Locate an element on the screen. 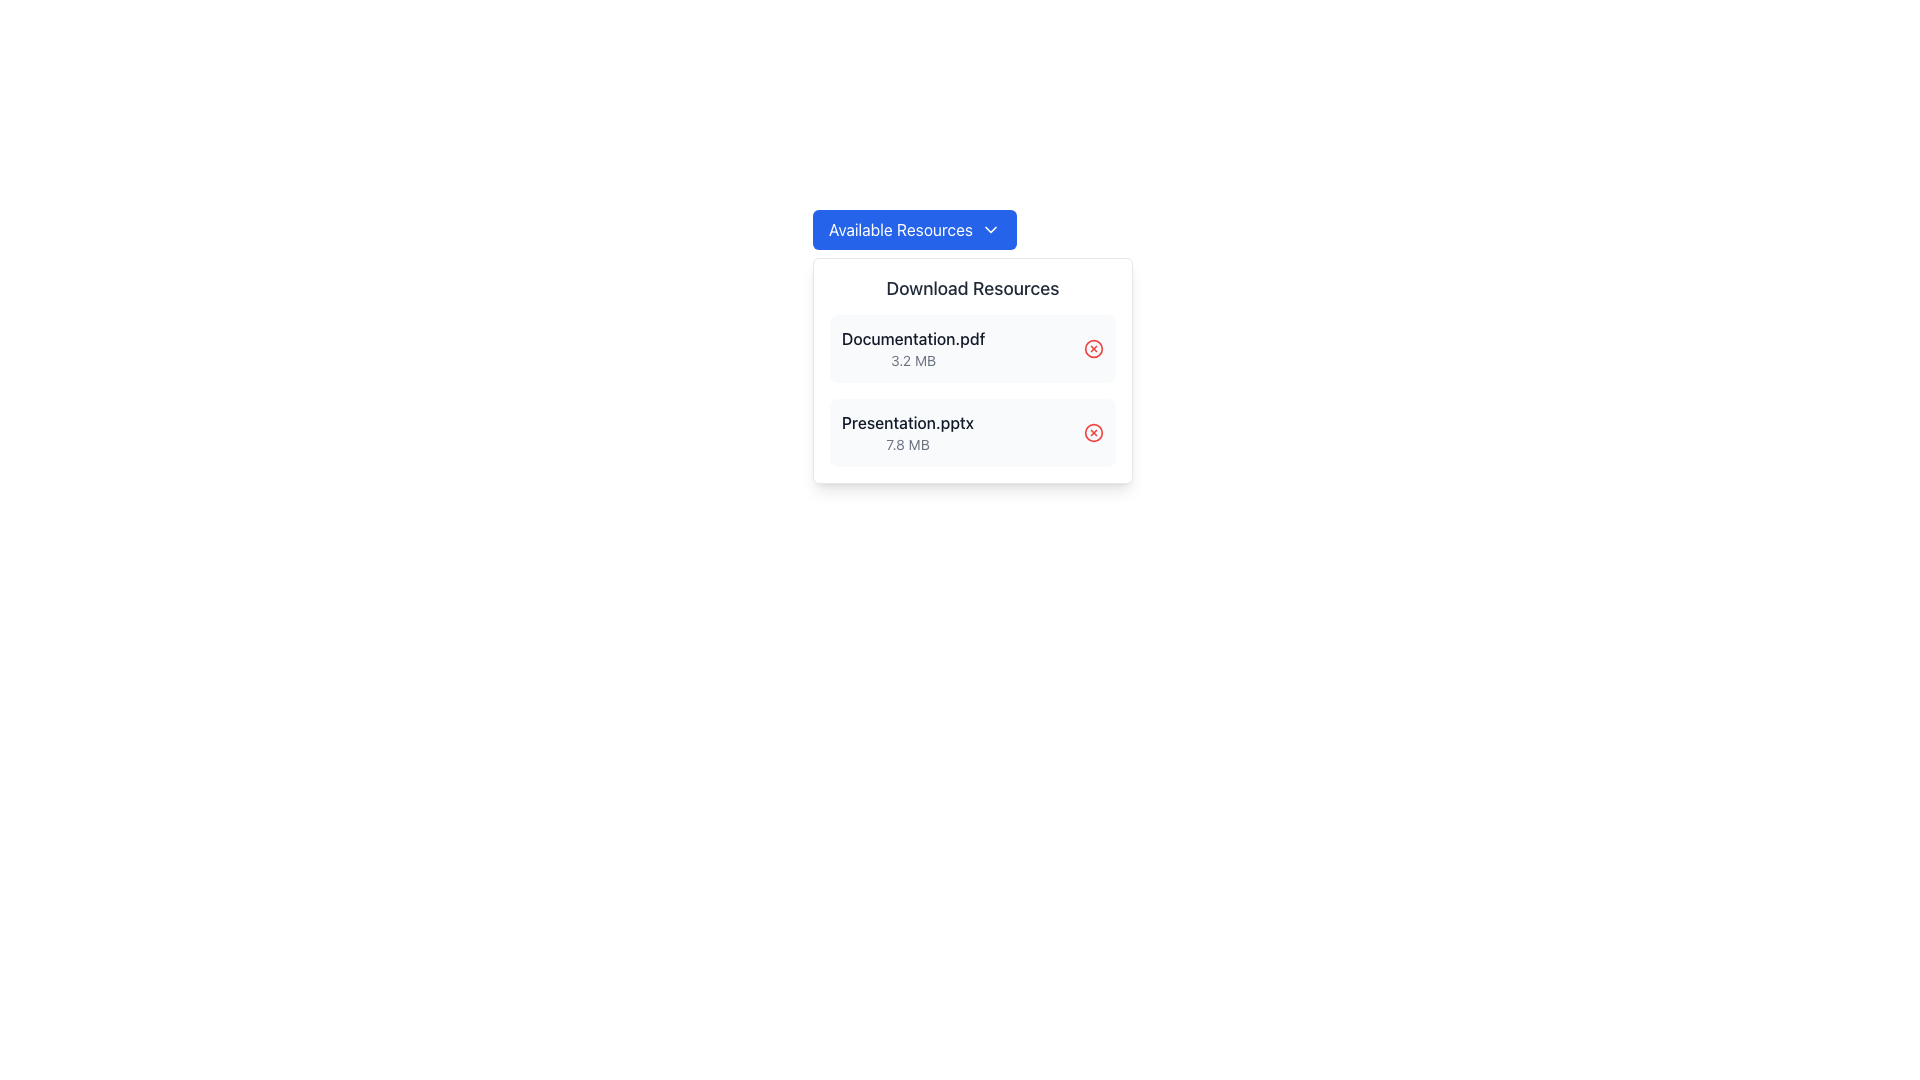  the file from the group of list items containing 'Documentation.pdf' and 'Presentation.pptx' for download is located at coordinates (972, 390).